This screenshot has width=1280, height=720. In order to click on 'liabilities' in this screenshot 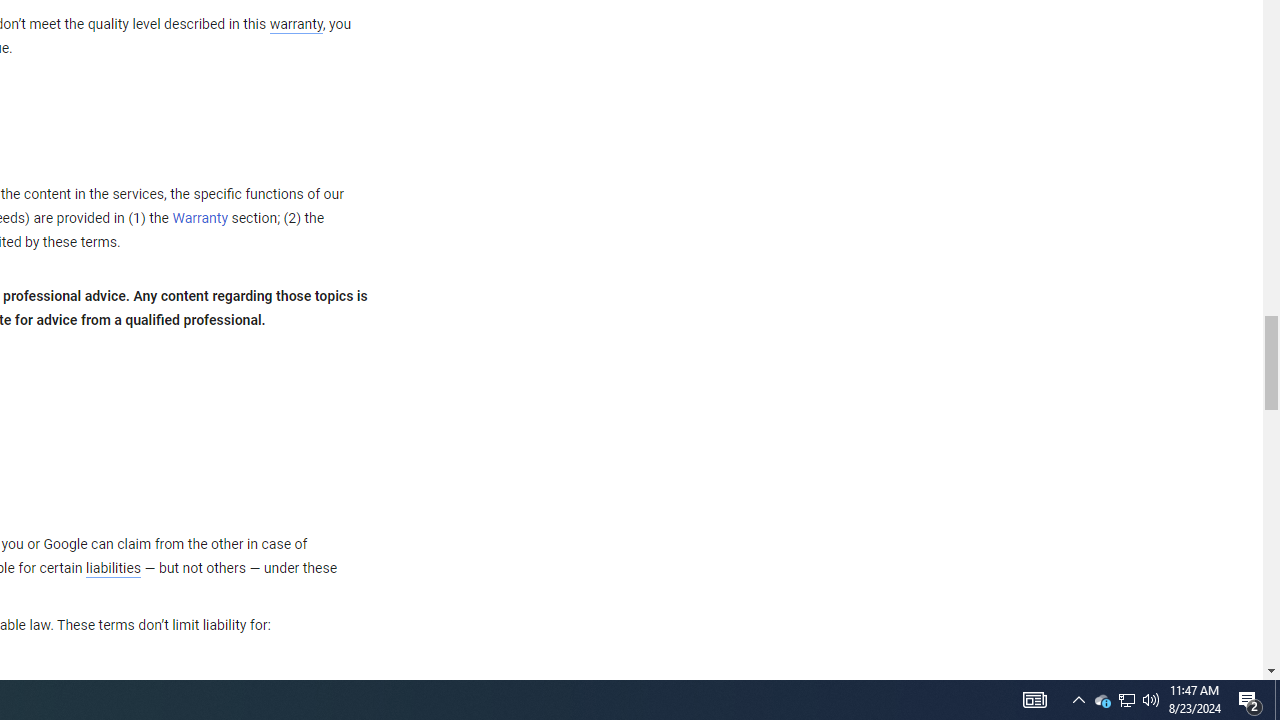, I will do `click(112, 568)`.